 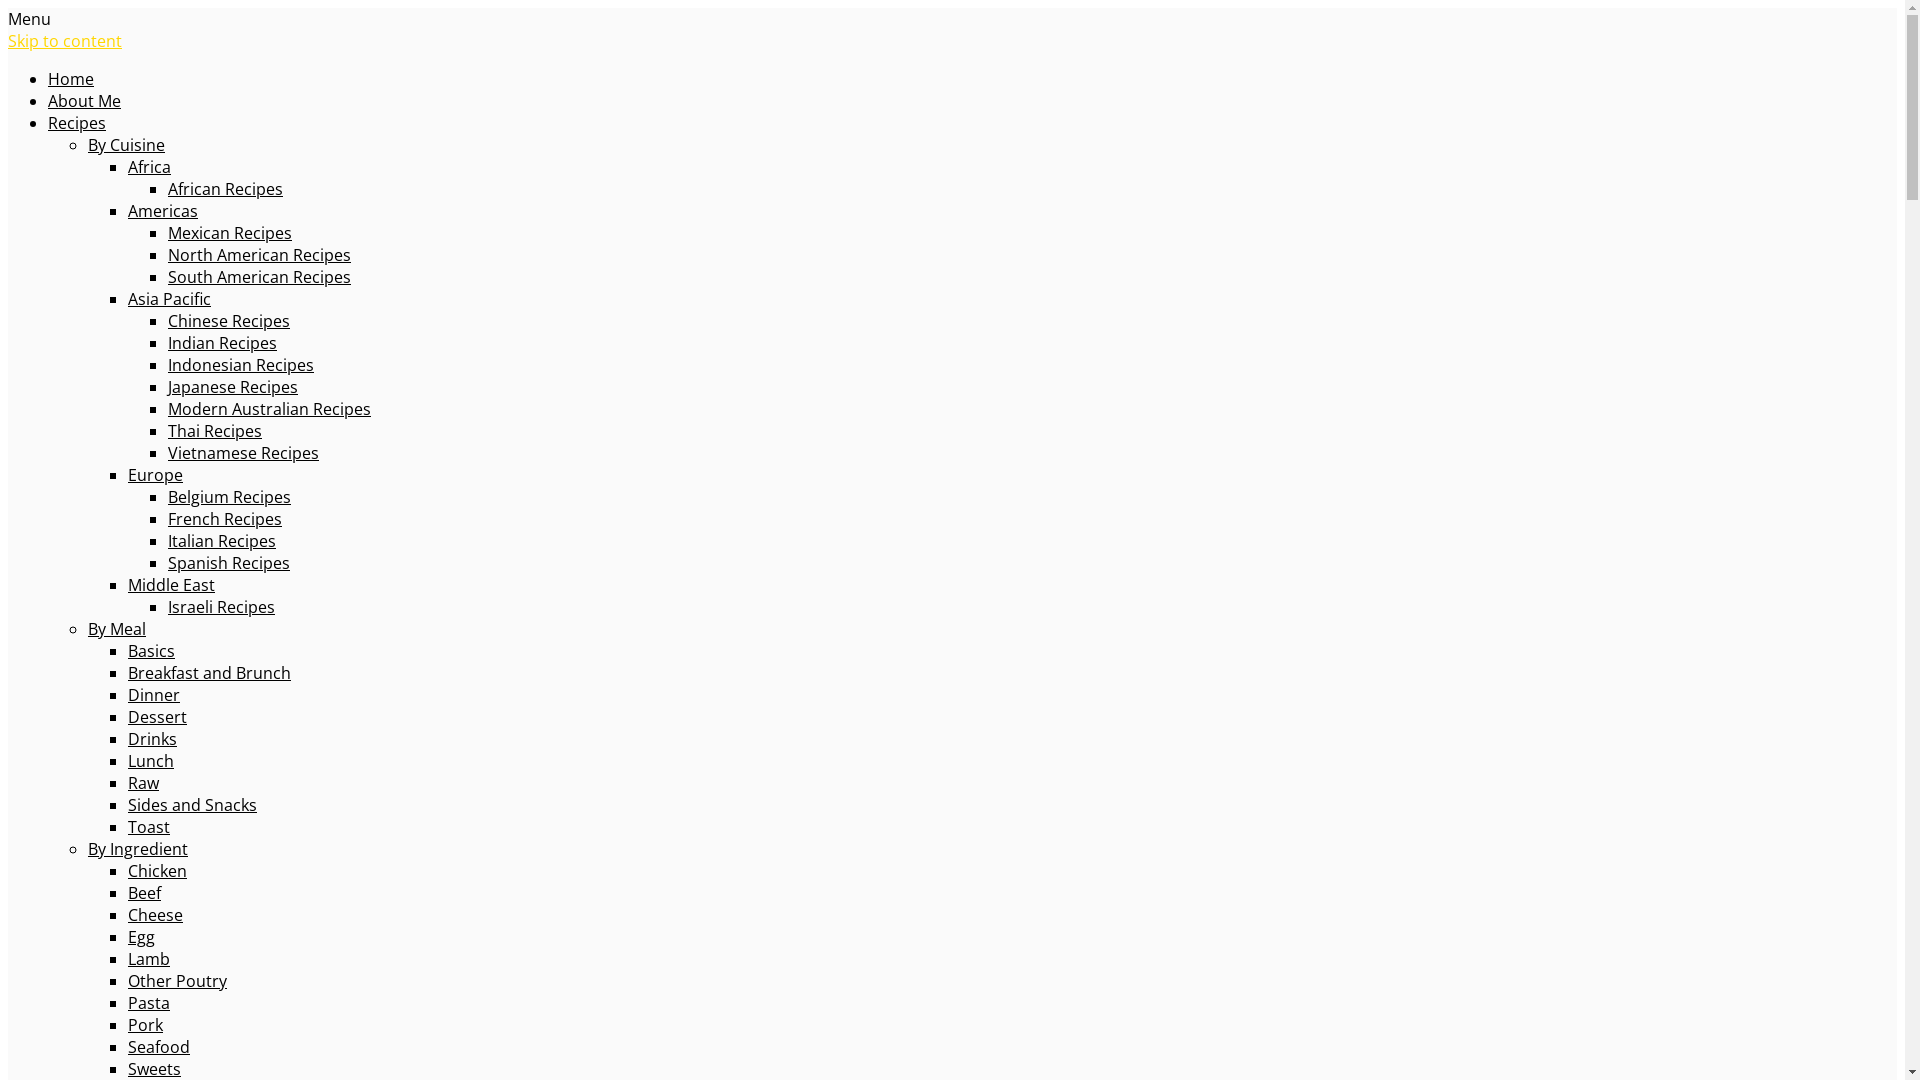 I want to click on 'Africa', so click(x=148, y=165).